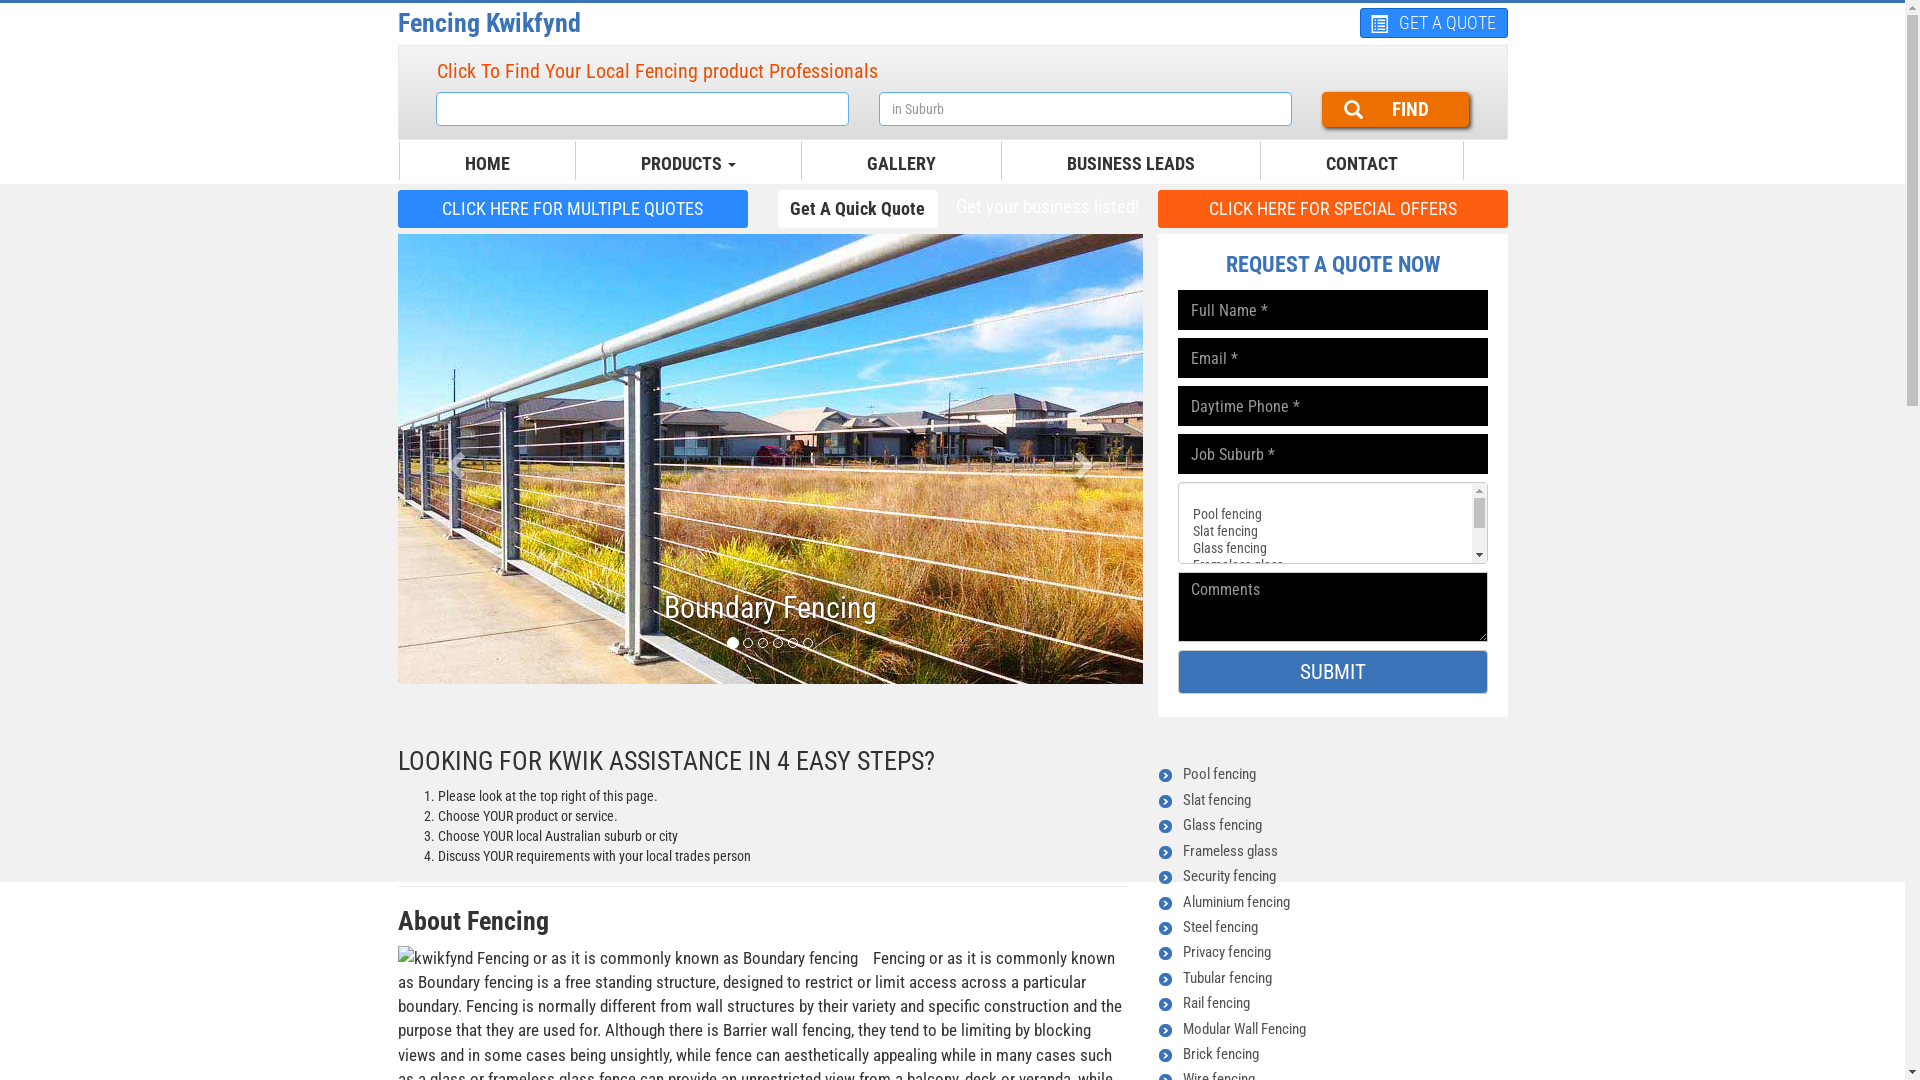  I want to click on 'Tubular fencing', so click(1225, 977).